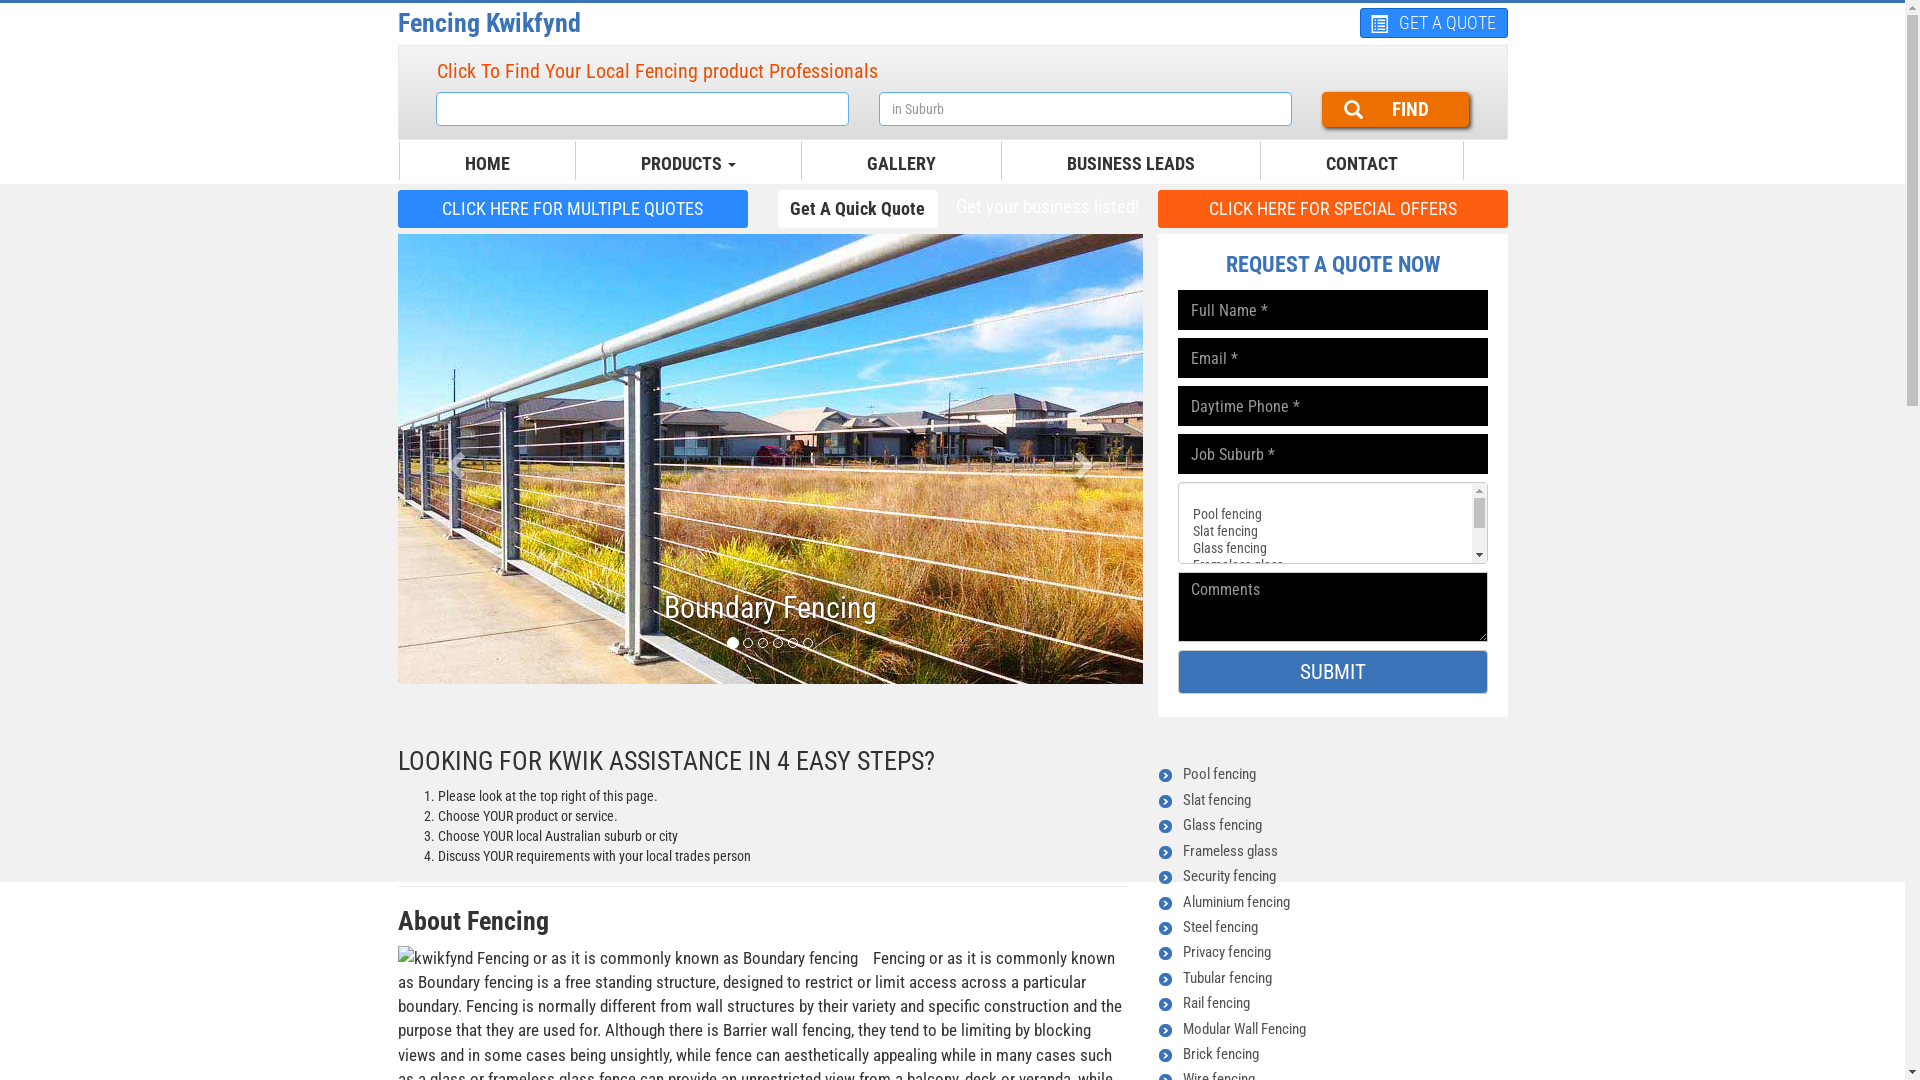  I want to click on 'Tubular fencing', so click(1225, 977).